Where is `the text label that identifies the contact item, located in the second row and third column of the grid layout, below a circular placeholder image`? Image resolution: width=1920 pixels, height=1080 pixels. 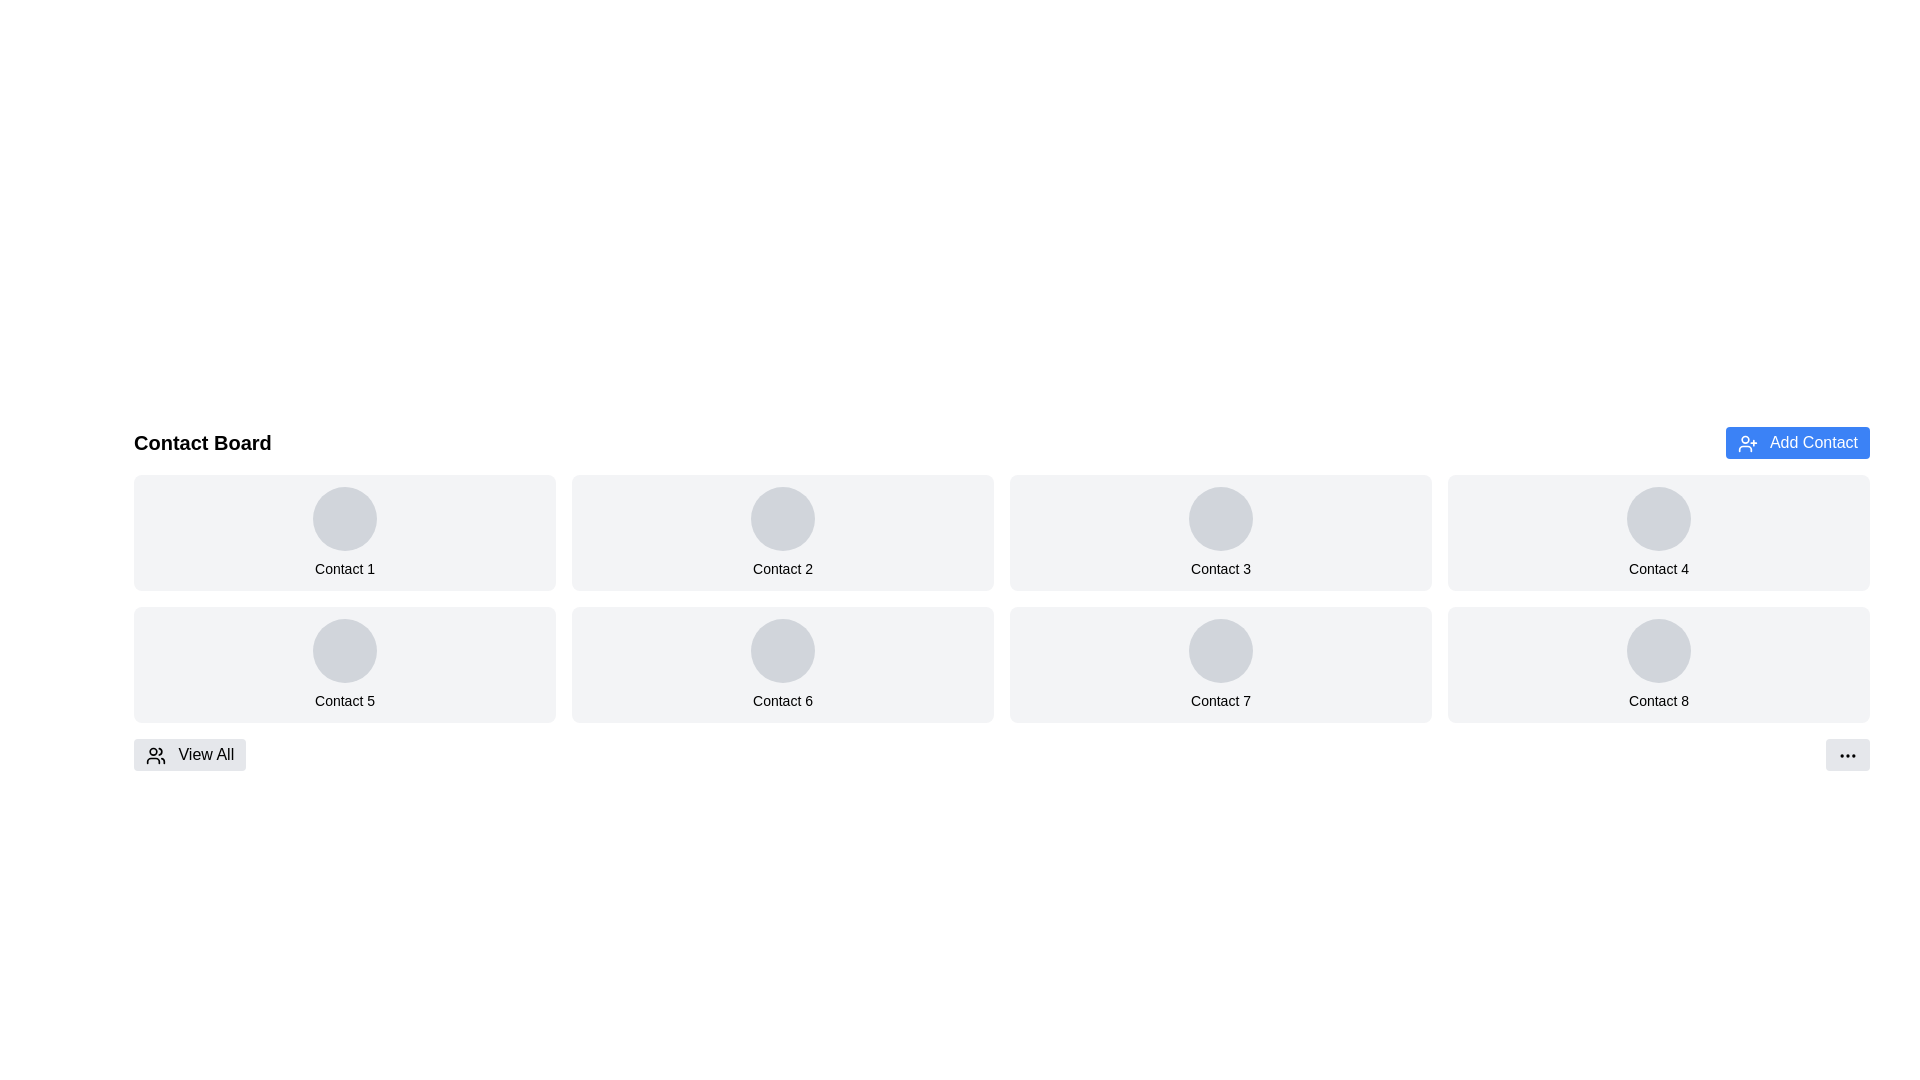
the text label that identifies the contact item, located in the second row and third column of the grid layout, below a circular placeholder image is located at coordinates (781, 700).